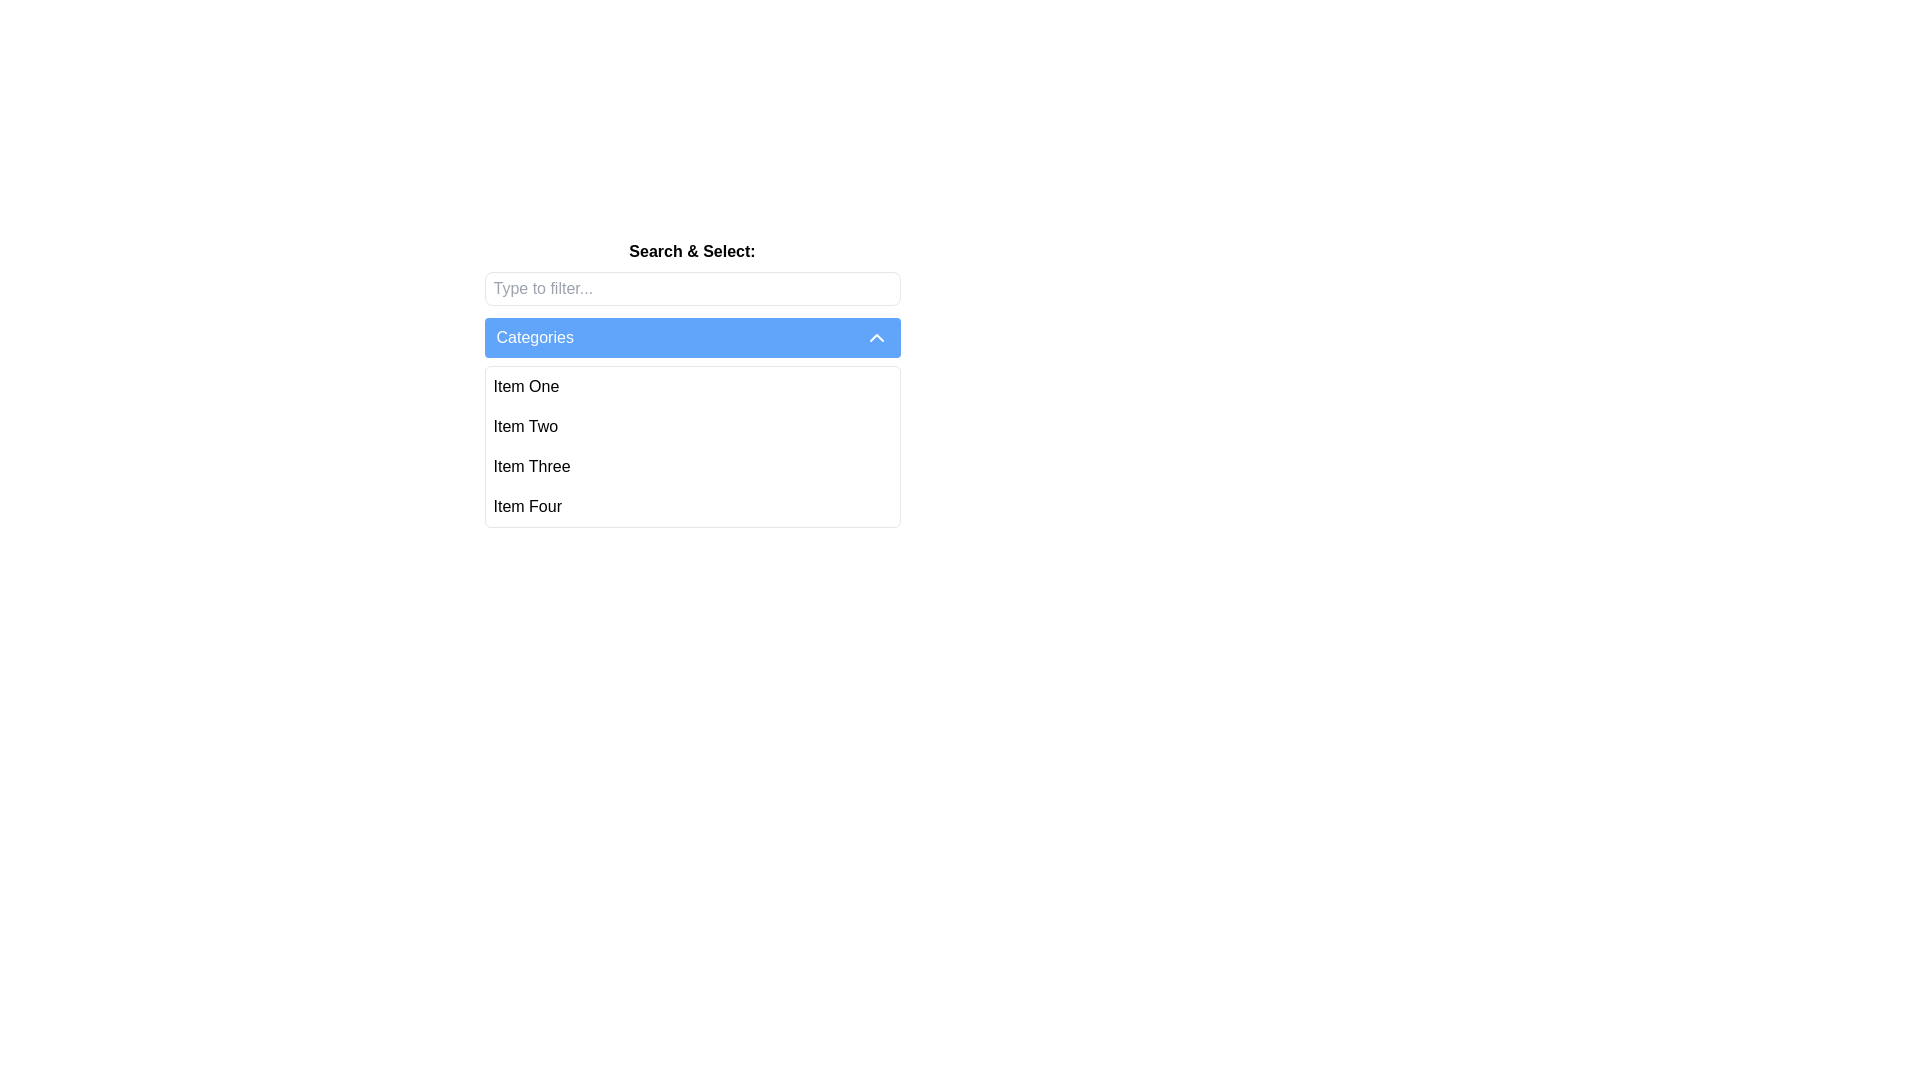 The image size is (1920, 1080). What do you see at coordinates (876, 337) in the screenshot?
I see `the upward-pointing chevron icon button with a white outline on a blue background, located at the top-right corner of the 'Categories' header` at bounding box center [876, 337].